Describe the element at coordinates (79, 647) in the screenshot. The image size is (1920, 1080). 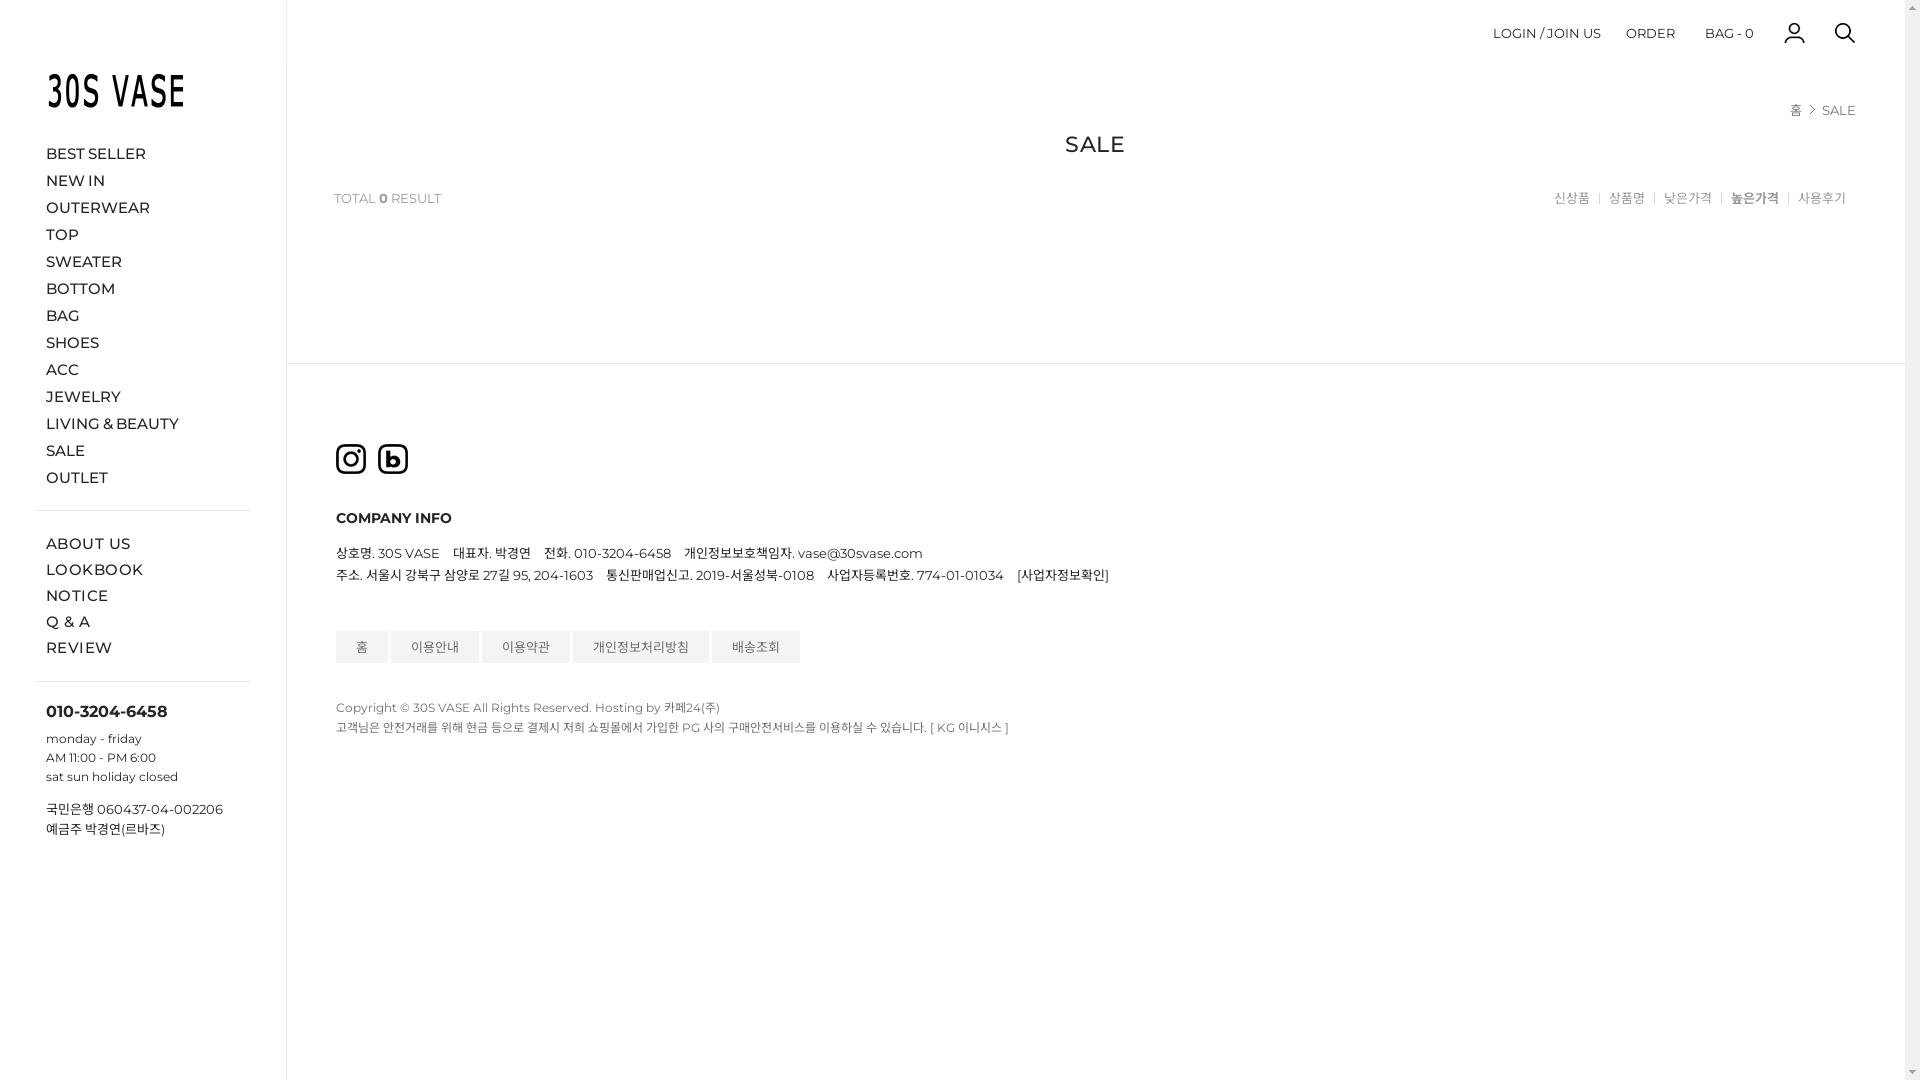
I see `'REVIEW'` at that location.